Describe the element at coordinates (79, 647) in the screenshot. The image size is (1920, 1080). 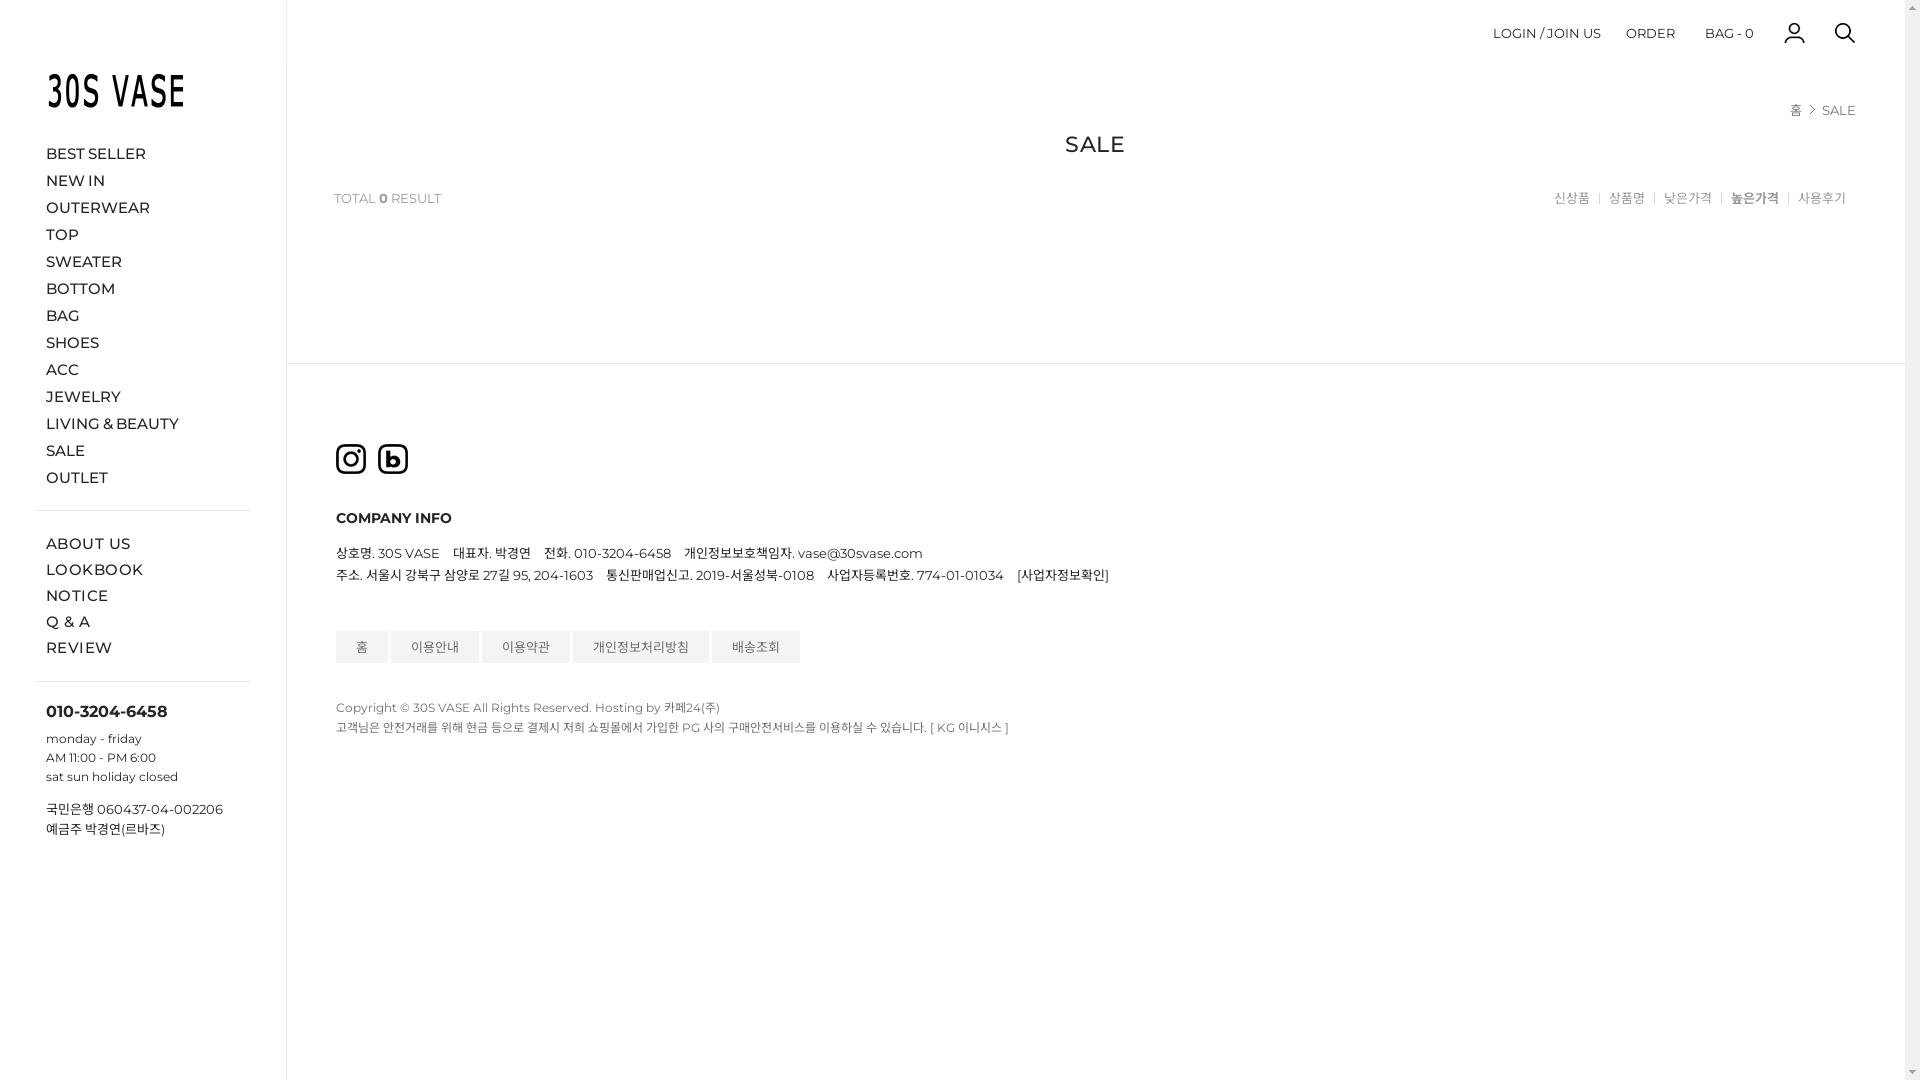
I see `'REVIEW'` at that location.